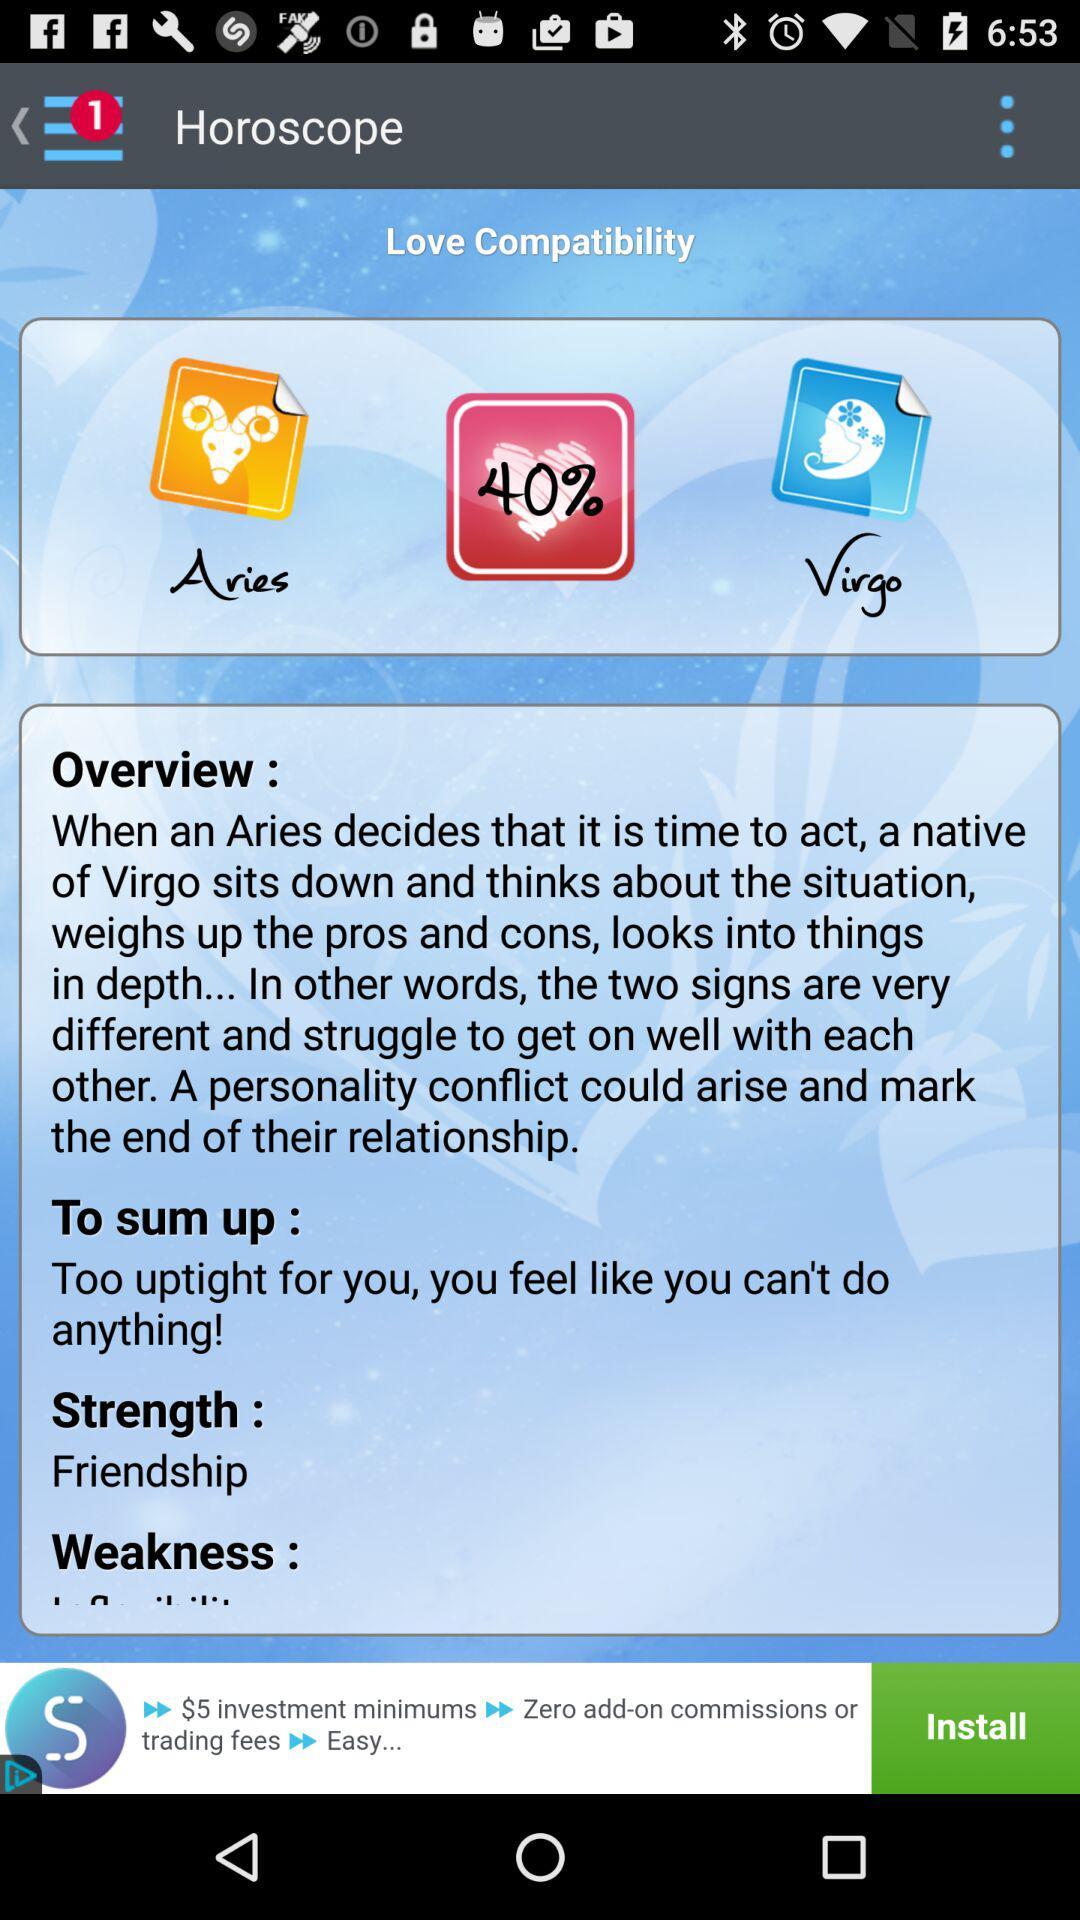  Describe the element at coordinates (1006, 124) in the screenshot. I see `the item next to the horoscope icon` at that location.